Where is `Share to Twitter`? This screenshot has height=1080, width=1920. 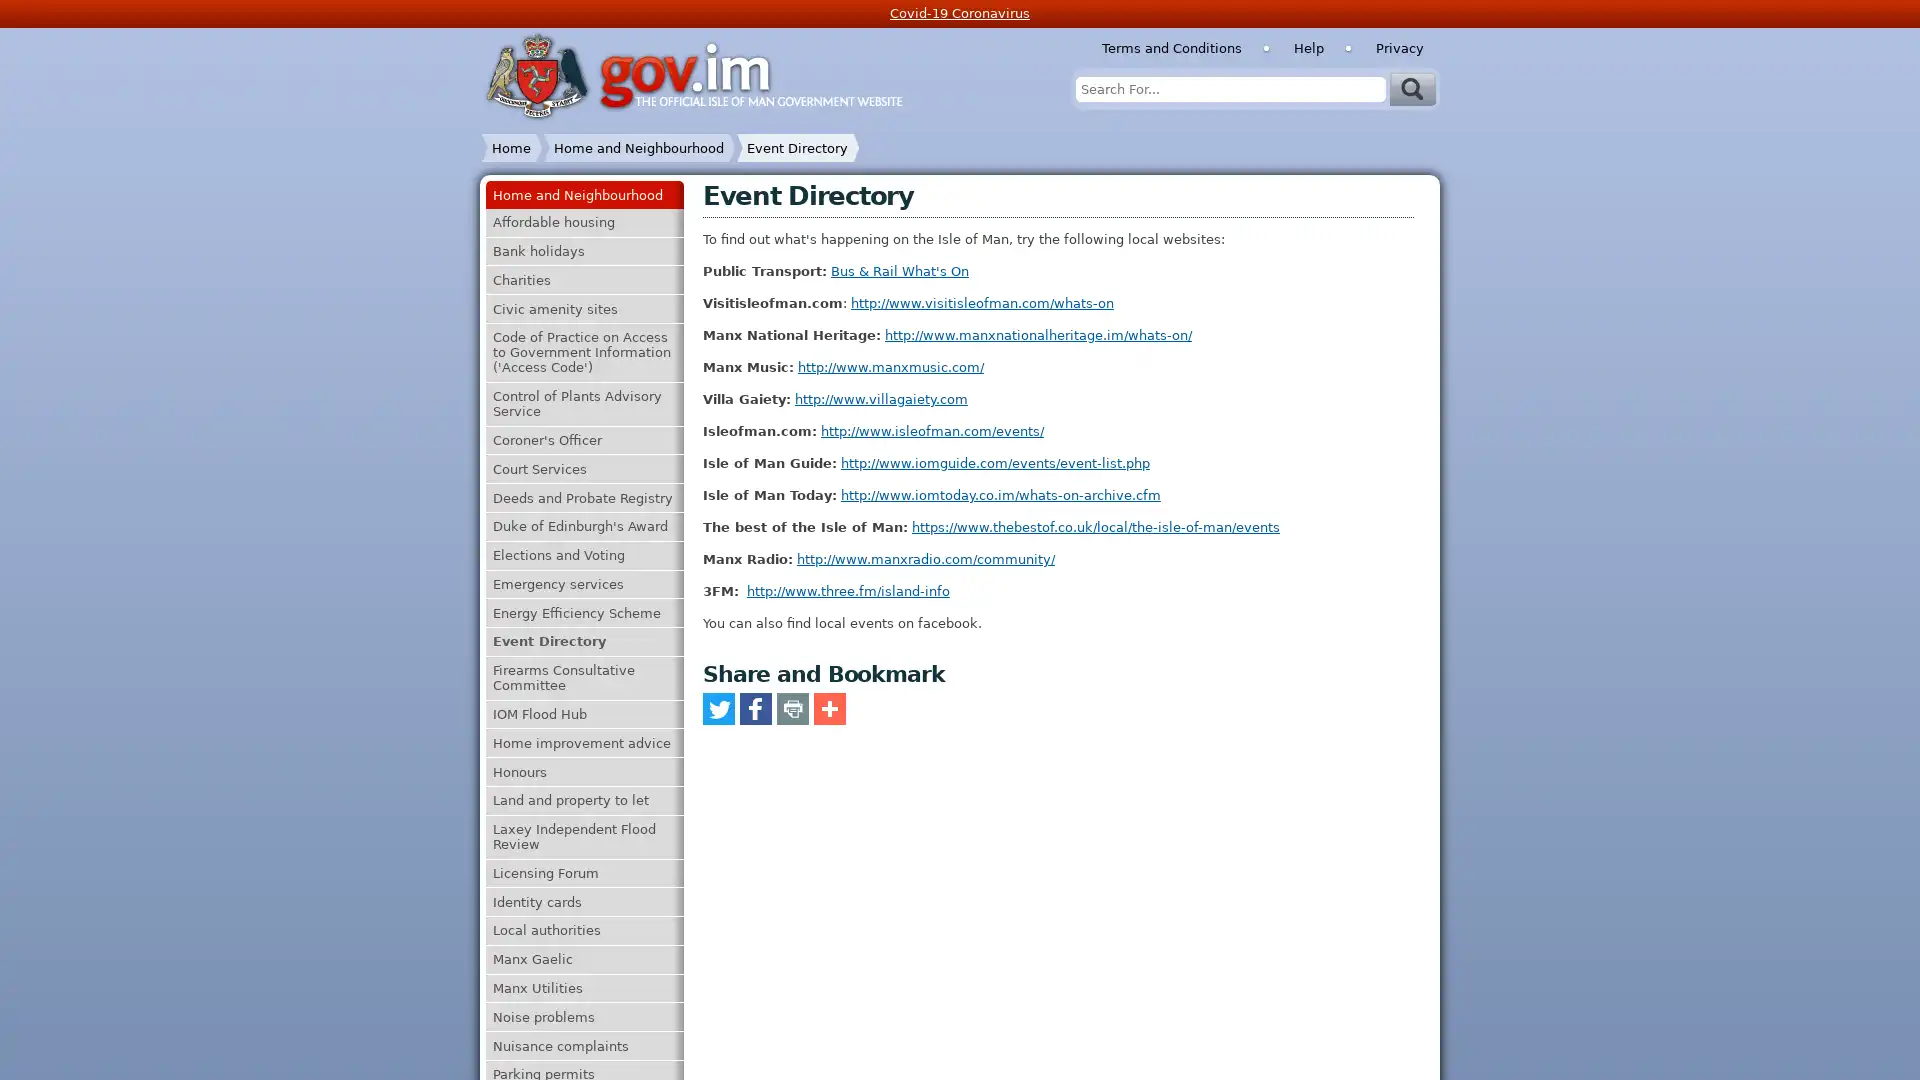
Share to Twitter is located at coordinates (718, 707).